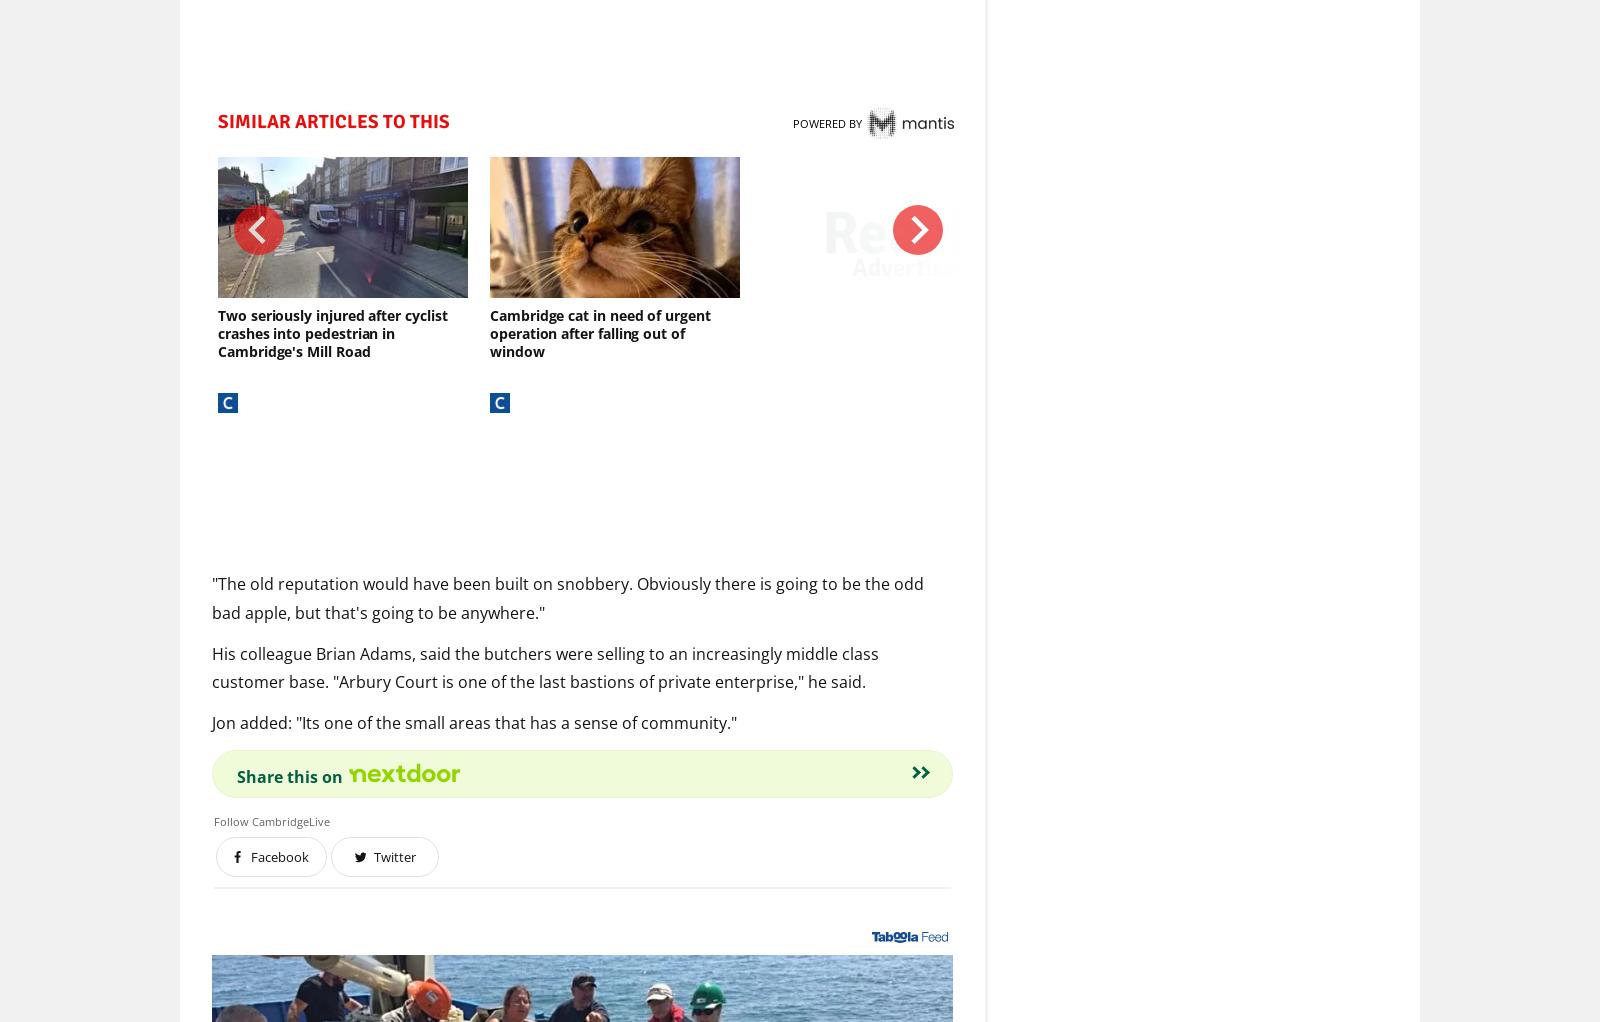 The width and height of the screenshot is (1600, 1022). What do you see at coordinates (332, 333) in the screenshot?
I see `'Two seriously injured after cyclist crashes into pedestrian in Cambridge's Mill Road'` at bounding box center [332, 333].